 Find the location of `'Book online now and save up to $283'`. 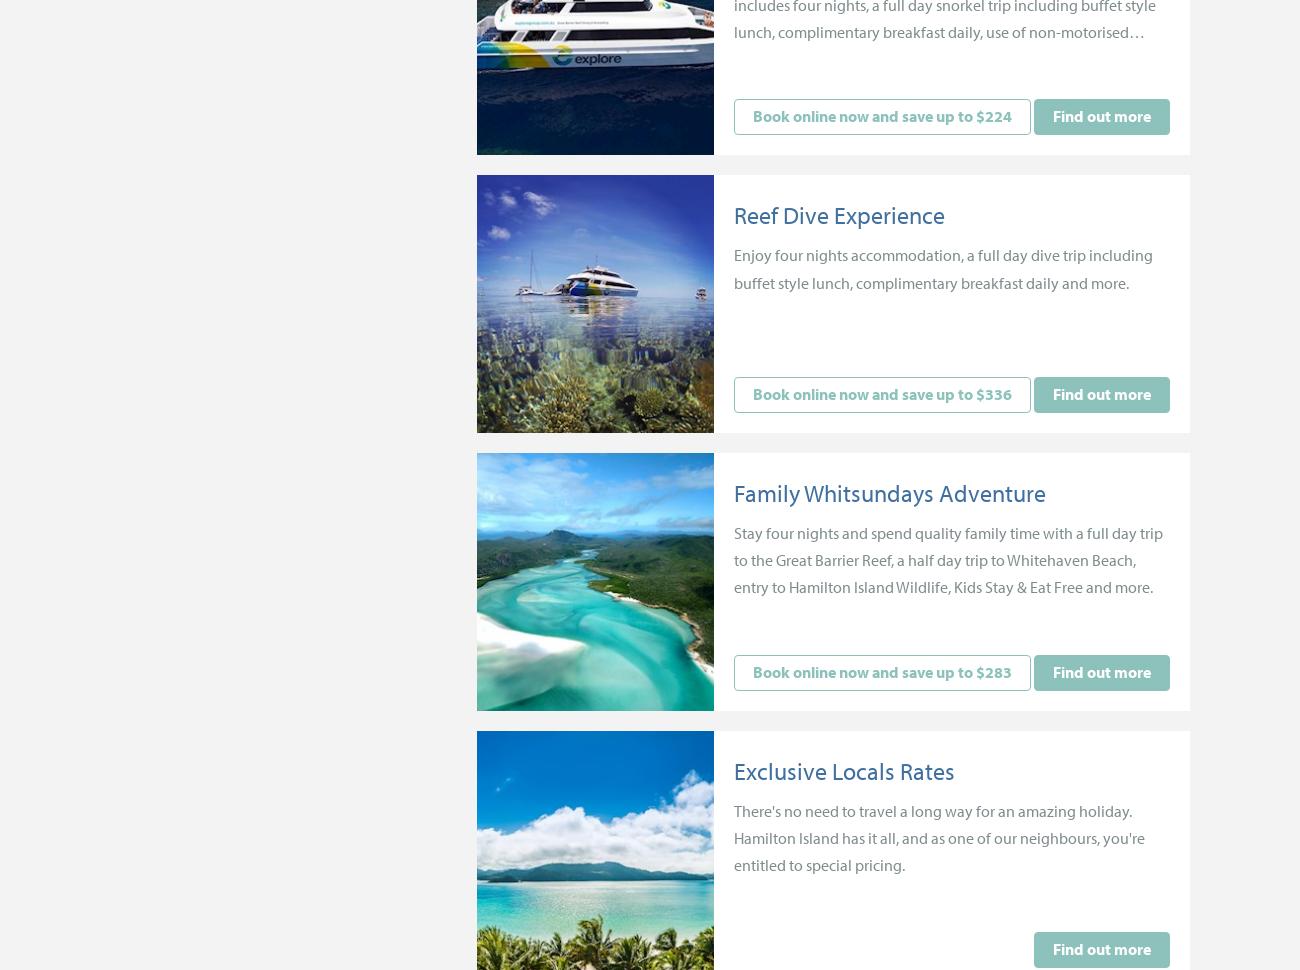

'Book online now and save up to $283' is located at coordinates (880, 670).